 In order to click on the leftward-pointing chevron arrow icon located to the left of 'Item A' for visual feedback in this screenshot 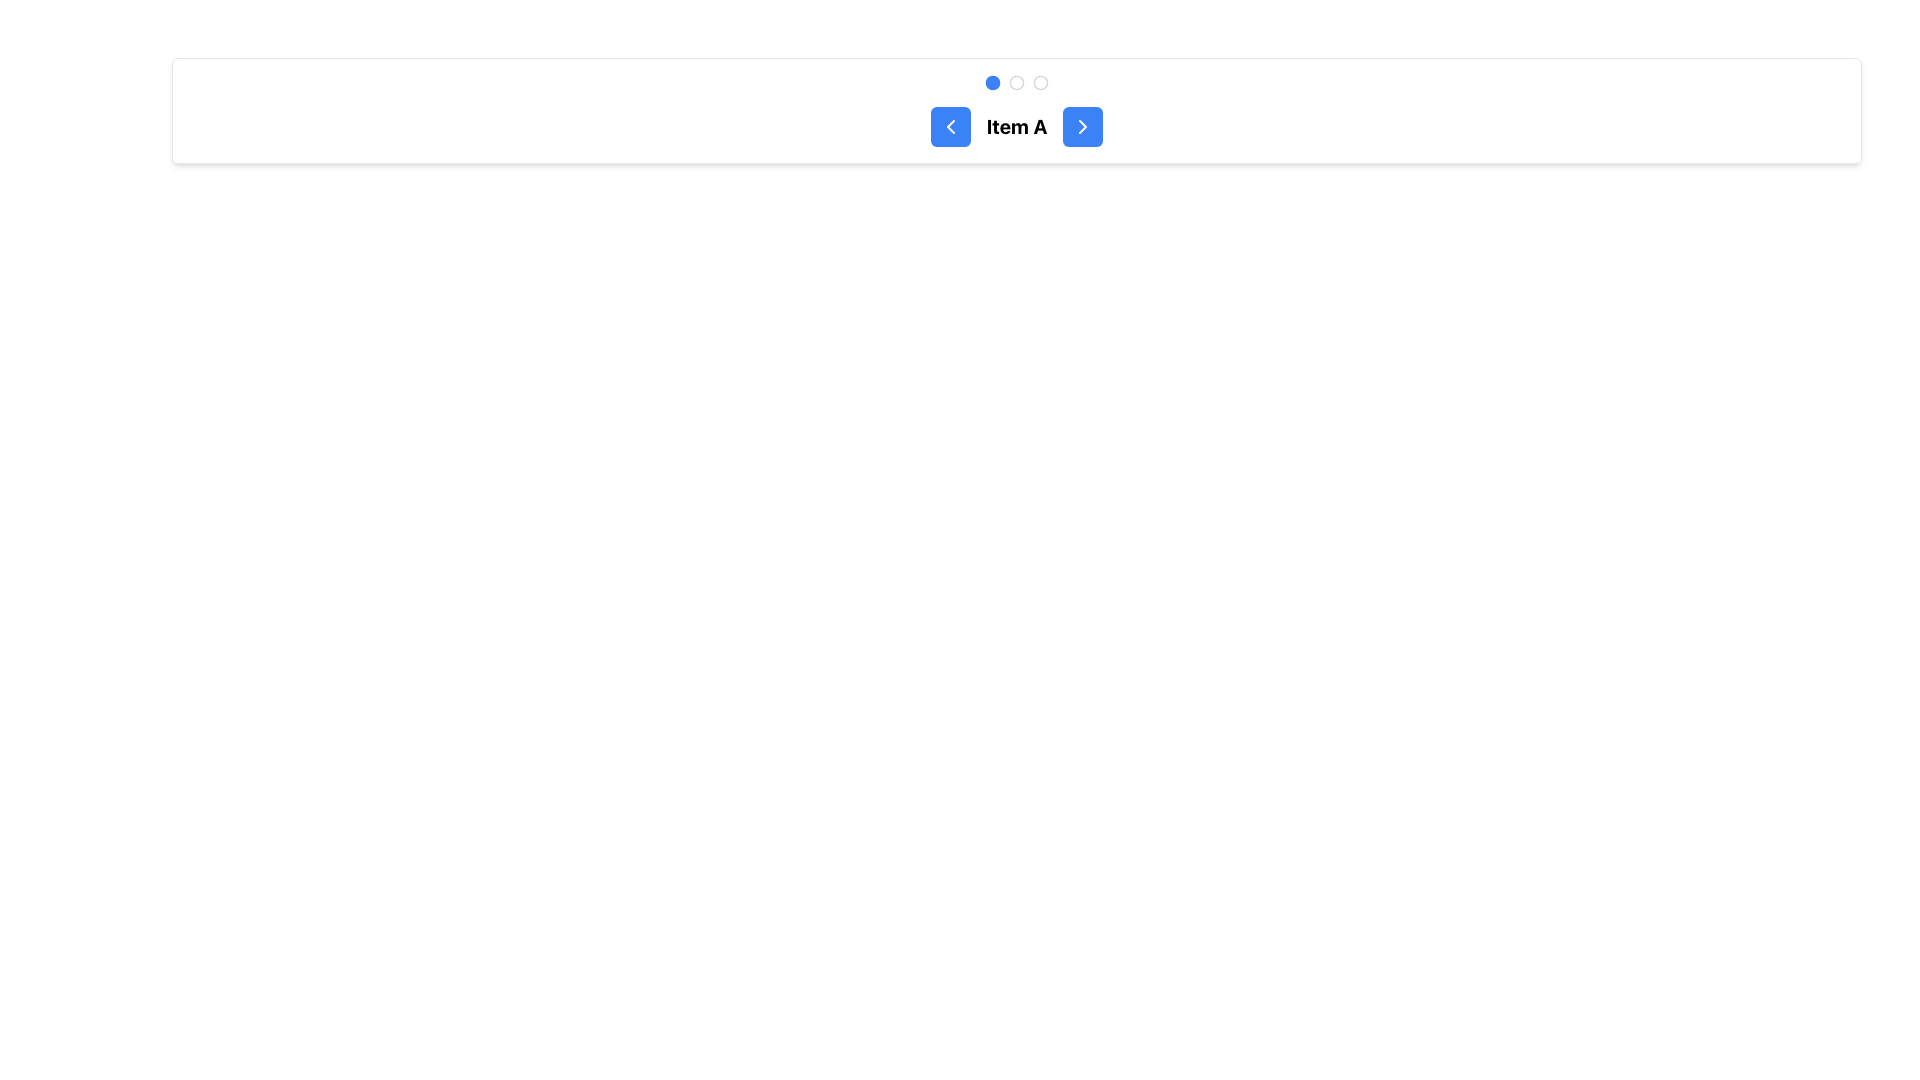, I will do `click(949, 127)`.